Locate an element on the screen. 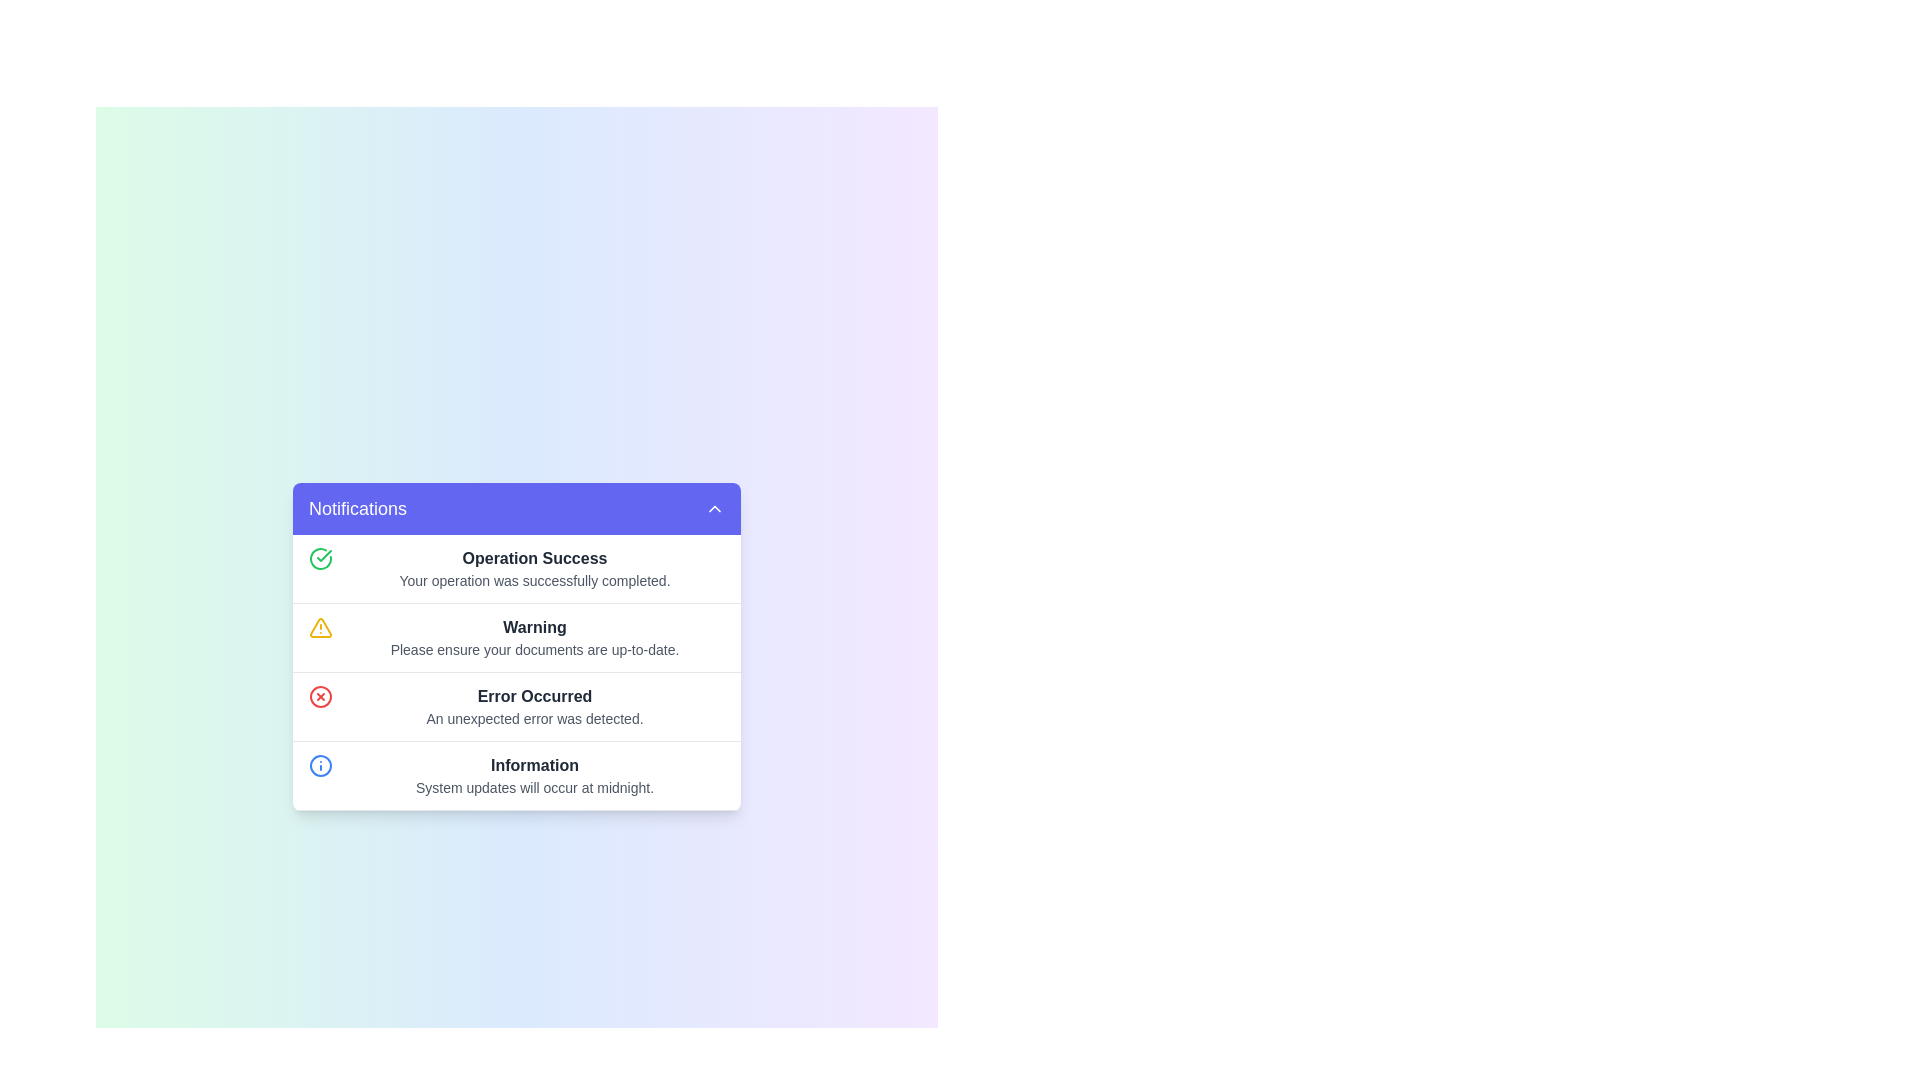  the Text Label that reads 'Please ensure your documents are up-to-date.' which is styled in gray and positioned below the 'Warning' label in the notification list is located at coordinates (534, 650).